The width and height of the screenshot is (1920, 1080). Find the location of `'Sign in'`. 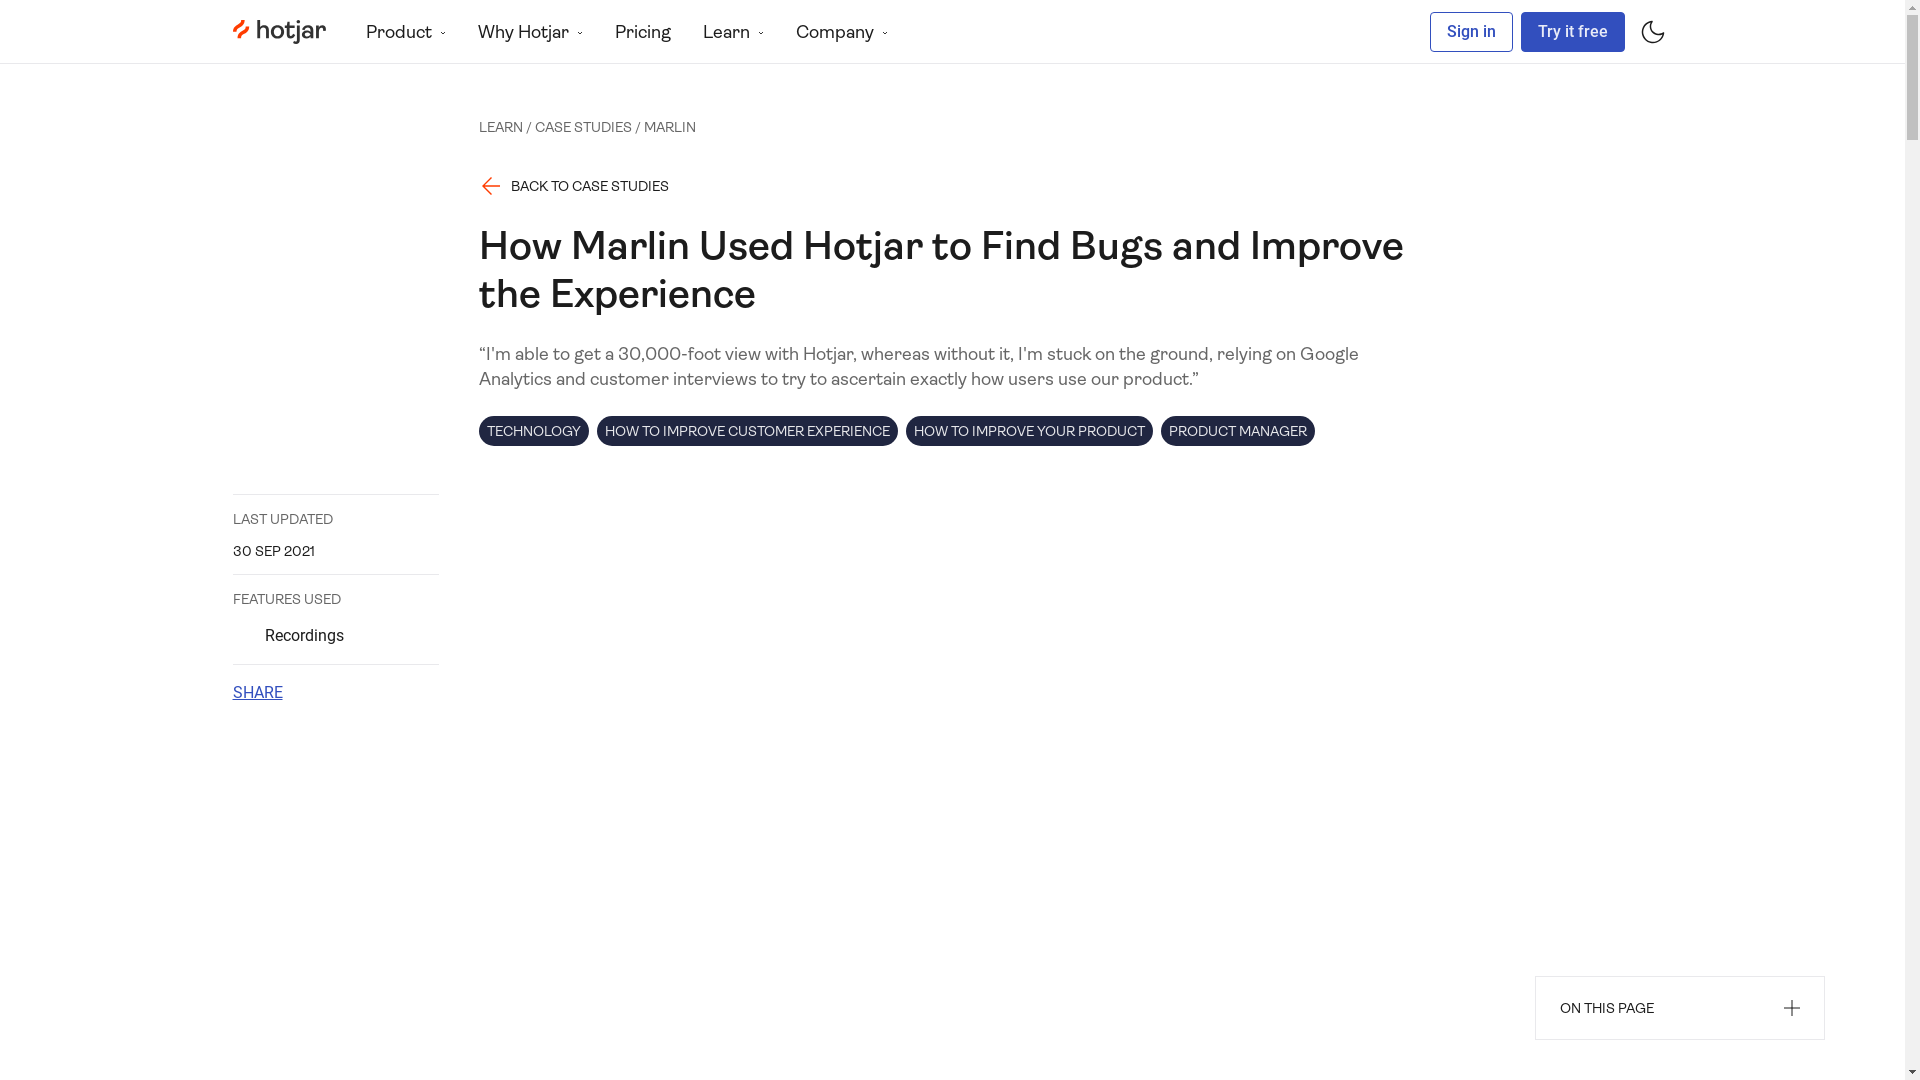

'Sign in' is located at coordinates (1471, 31).